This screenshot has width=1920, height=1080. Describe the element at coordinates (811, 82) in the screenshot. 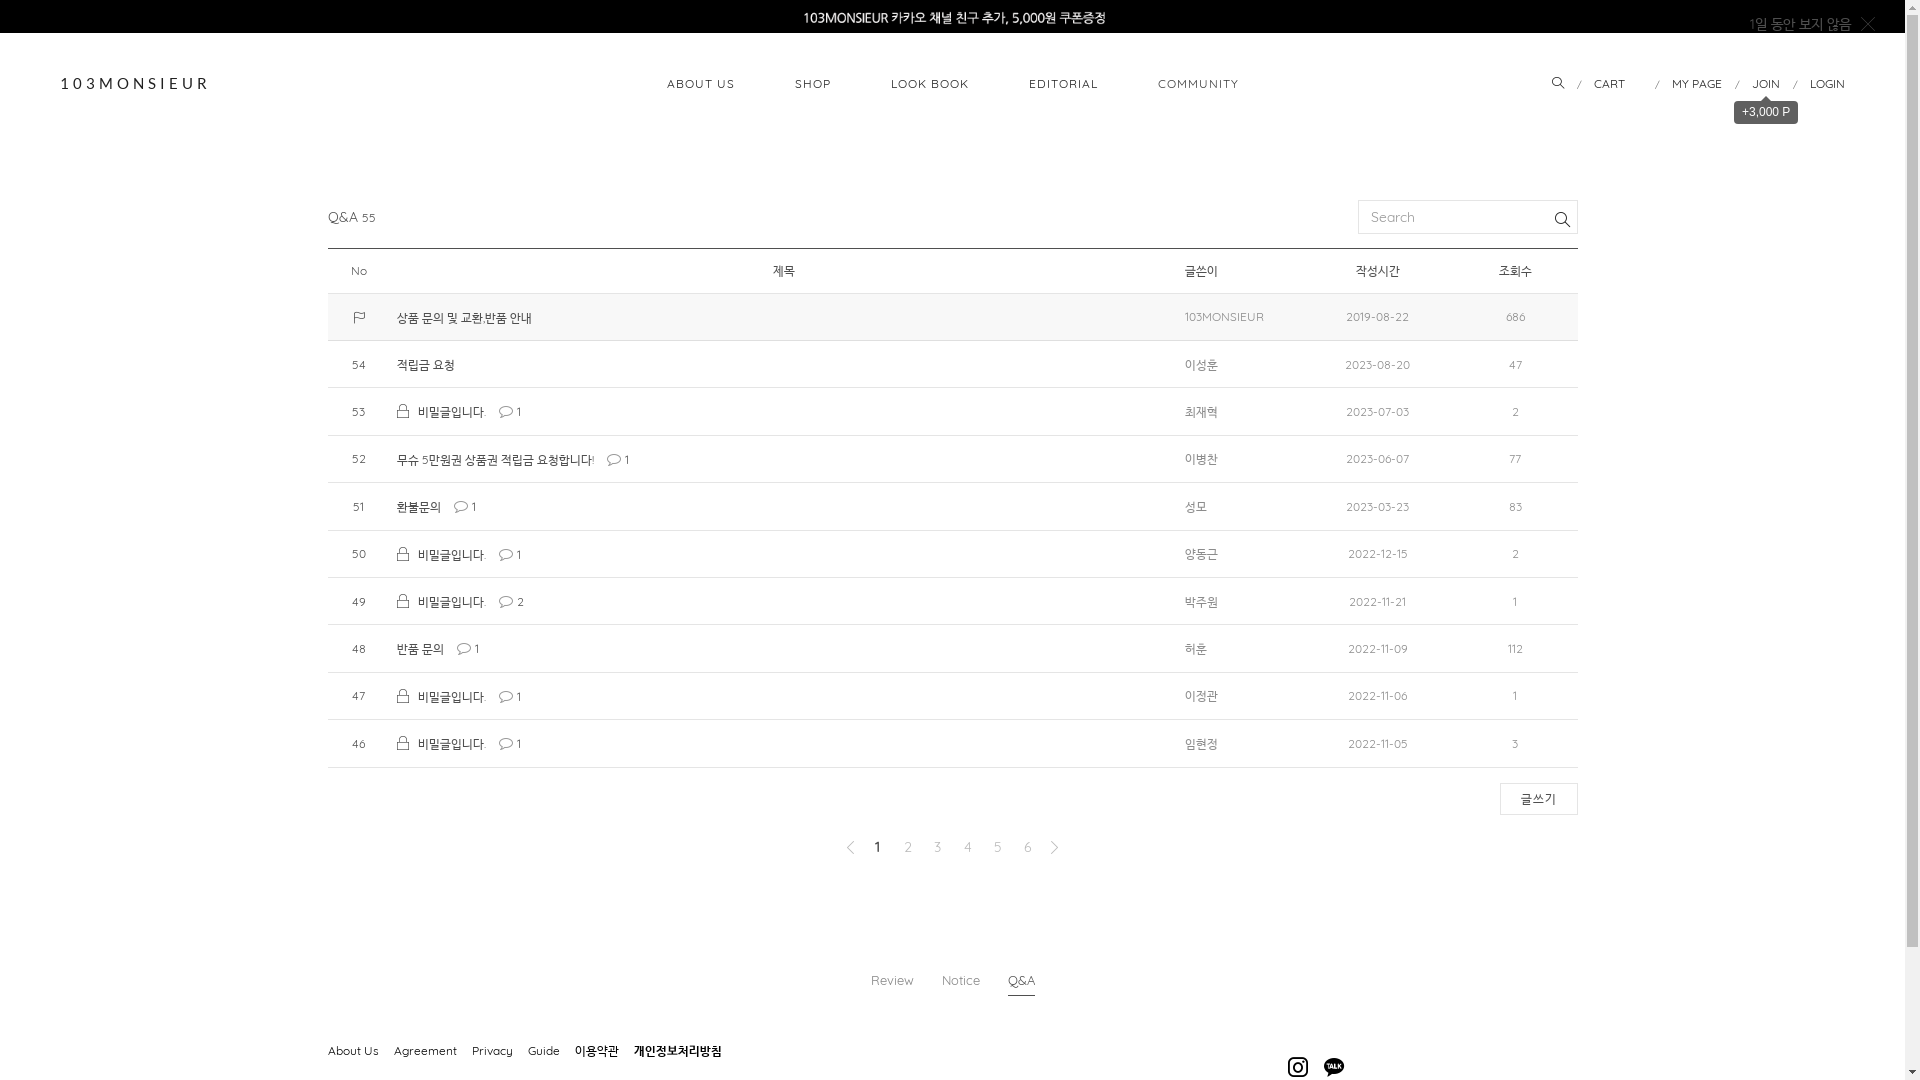

I see `'SHOP'` at that location.